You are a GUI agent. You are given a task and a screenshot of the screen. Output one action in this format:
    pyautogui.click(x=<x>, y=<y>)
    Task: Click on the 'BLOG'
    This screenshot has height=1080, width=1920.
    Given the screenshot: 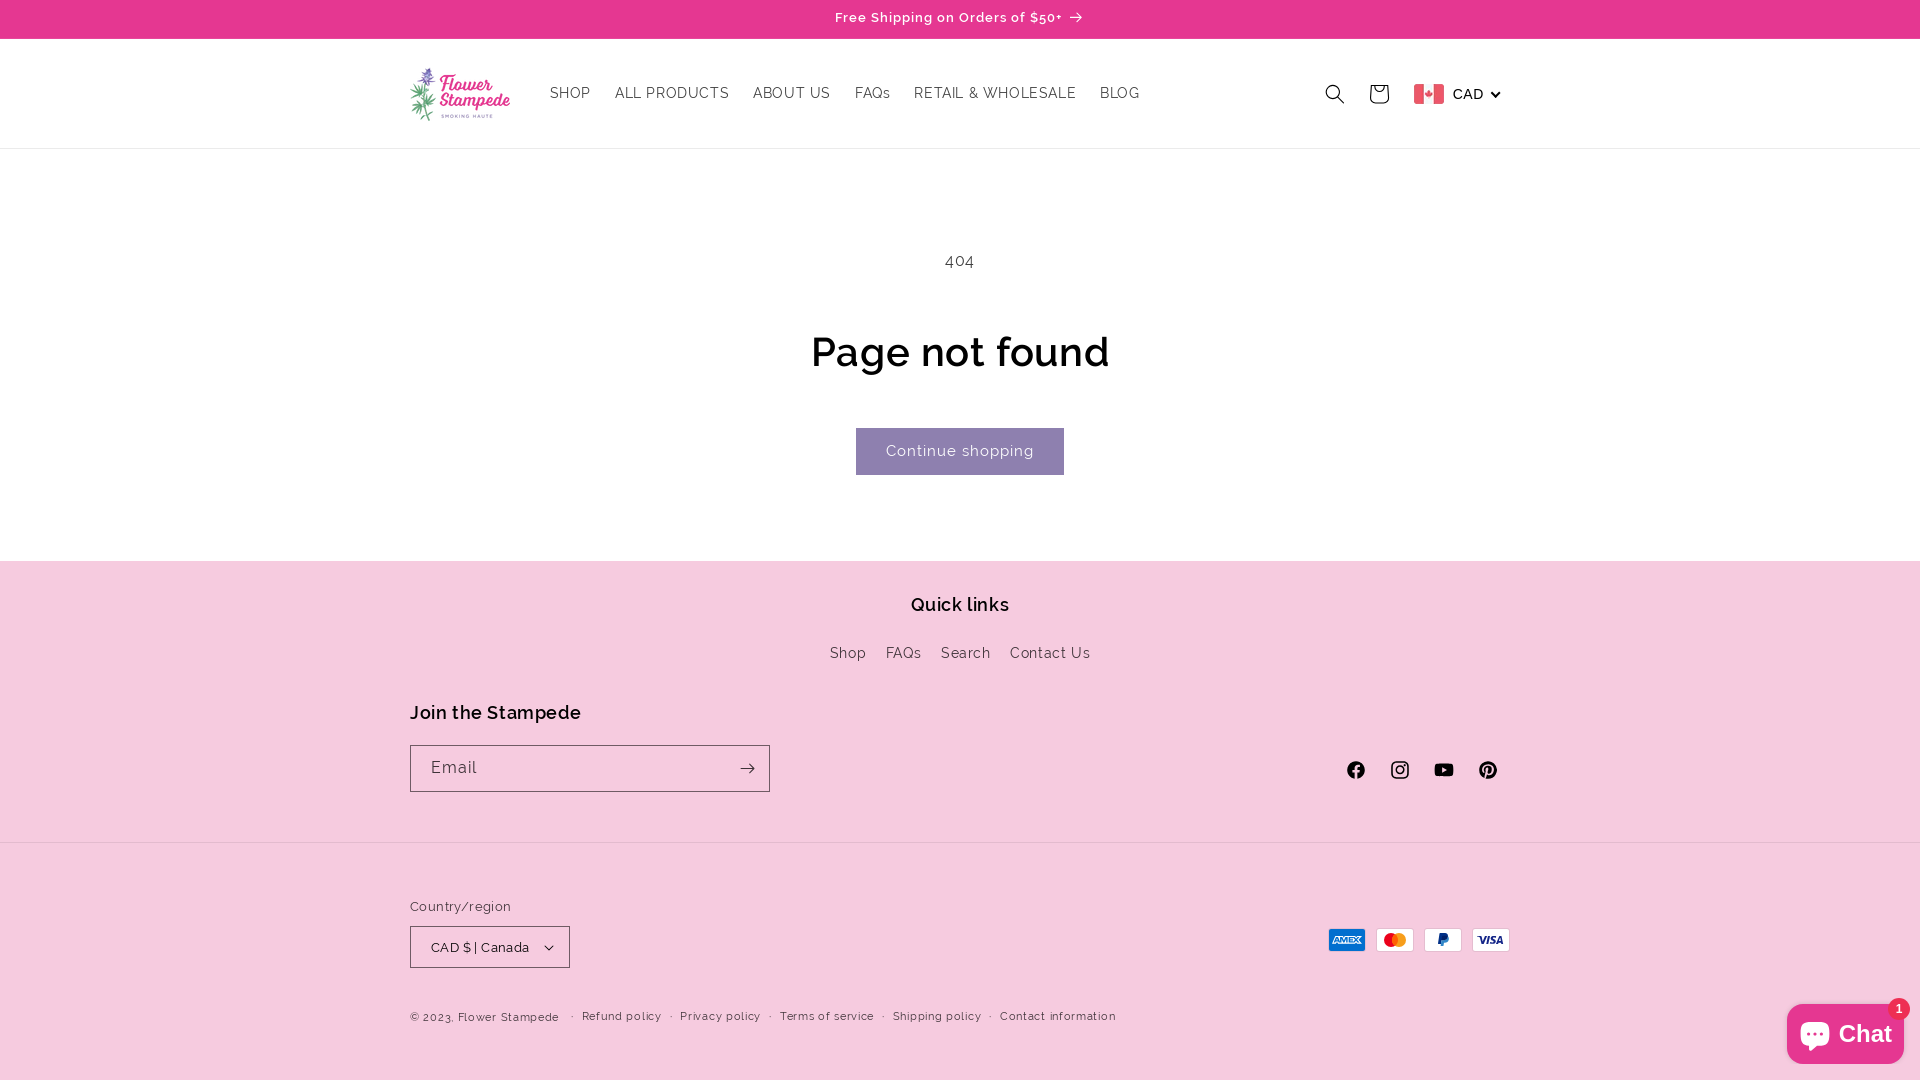 What is the action you would take?
    pyautogui.click(x=1118, y=92)
    